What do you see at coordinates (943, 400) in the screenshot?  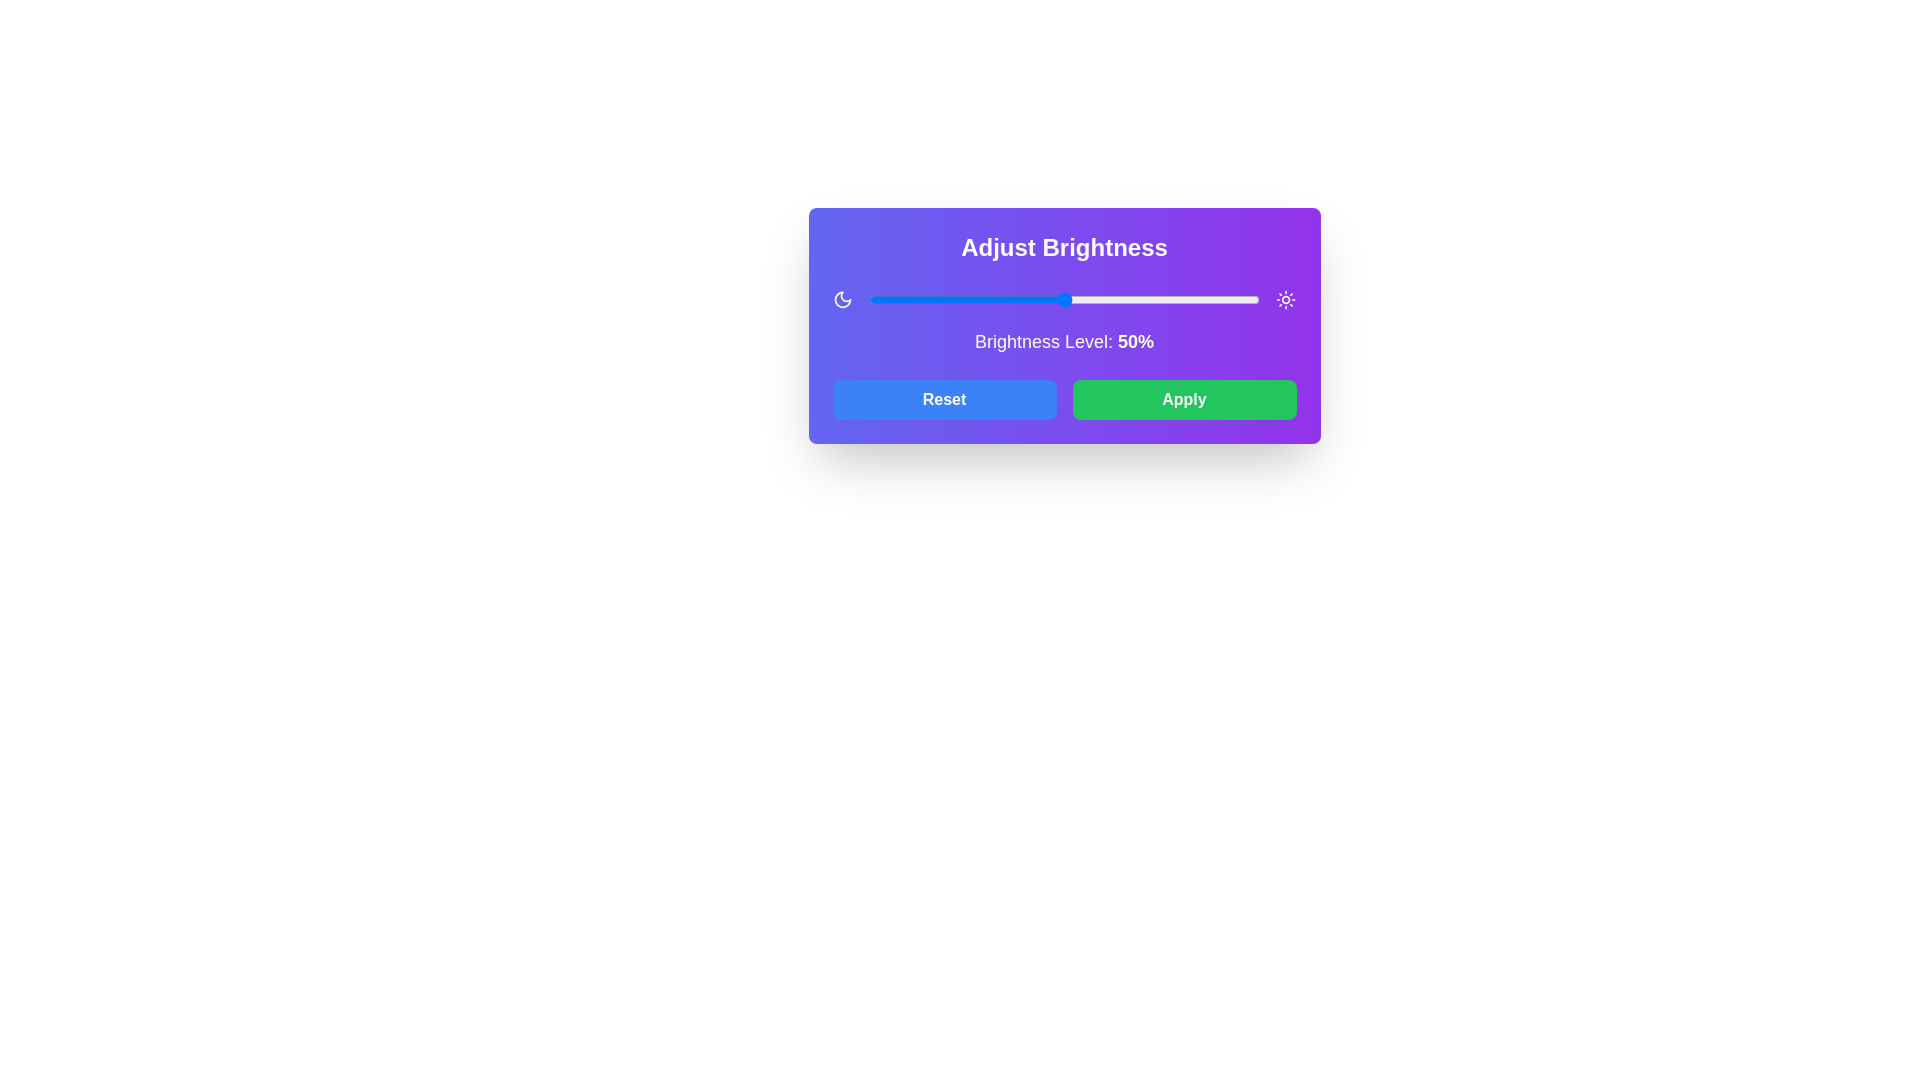 I see `the 'Reset' button to reset the brightness` at bounding box center [943, 400].